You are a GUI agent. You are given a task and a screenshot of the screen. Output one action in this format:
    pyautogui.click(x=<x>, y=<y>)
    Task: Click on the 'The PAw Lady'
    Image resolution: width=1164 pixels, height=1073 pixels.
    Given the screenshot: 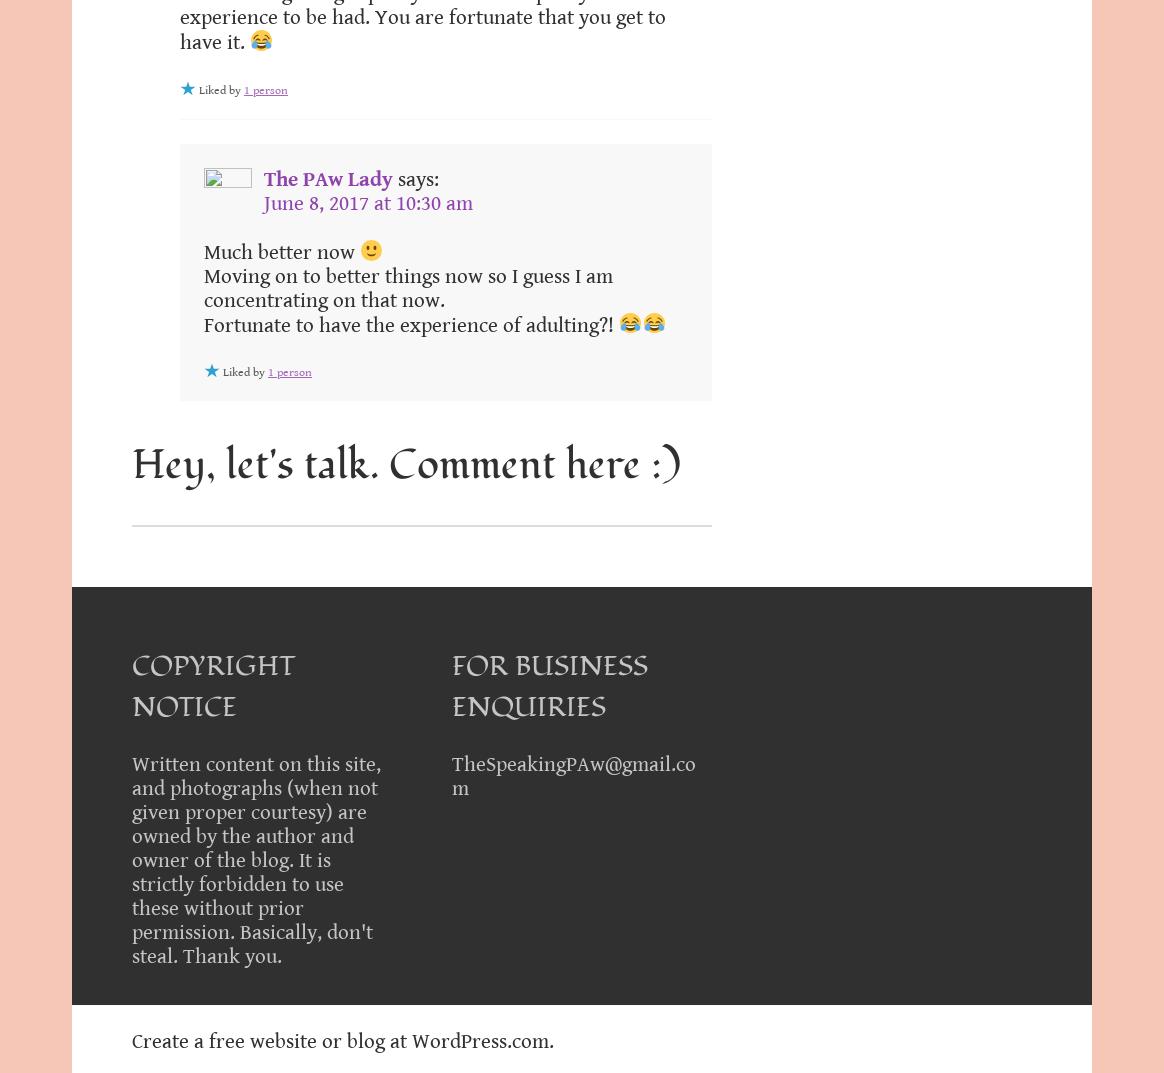 What is the action you would take?
    pyautogui.click(x=328, y=177)
    